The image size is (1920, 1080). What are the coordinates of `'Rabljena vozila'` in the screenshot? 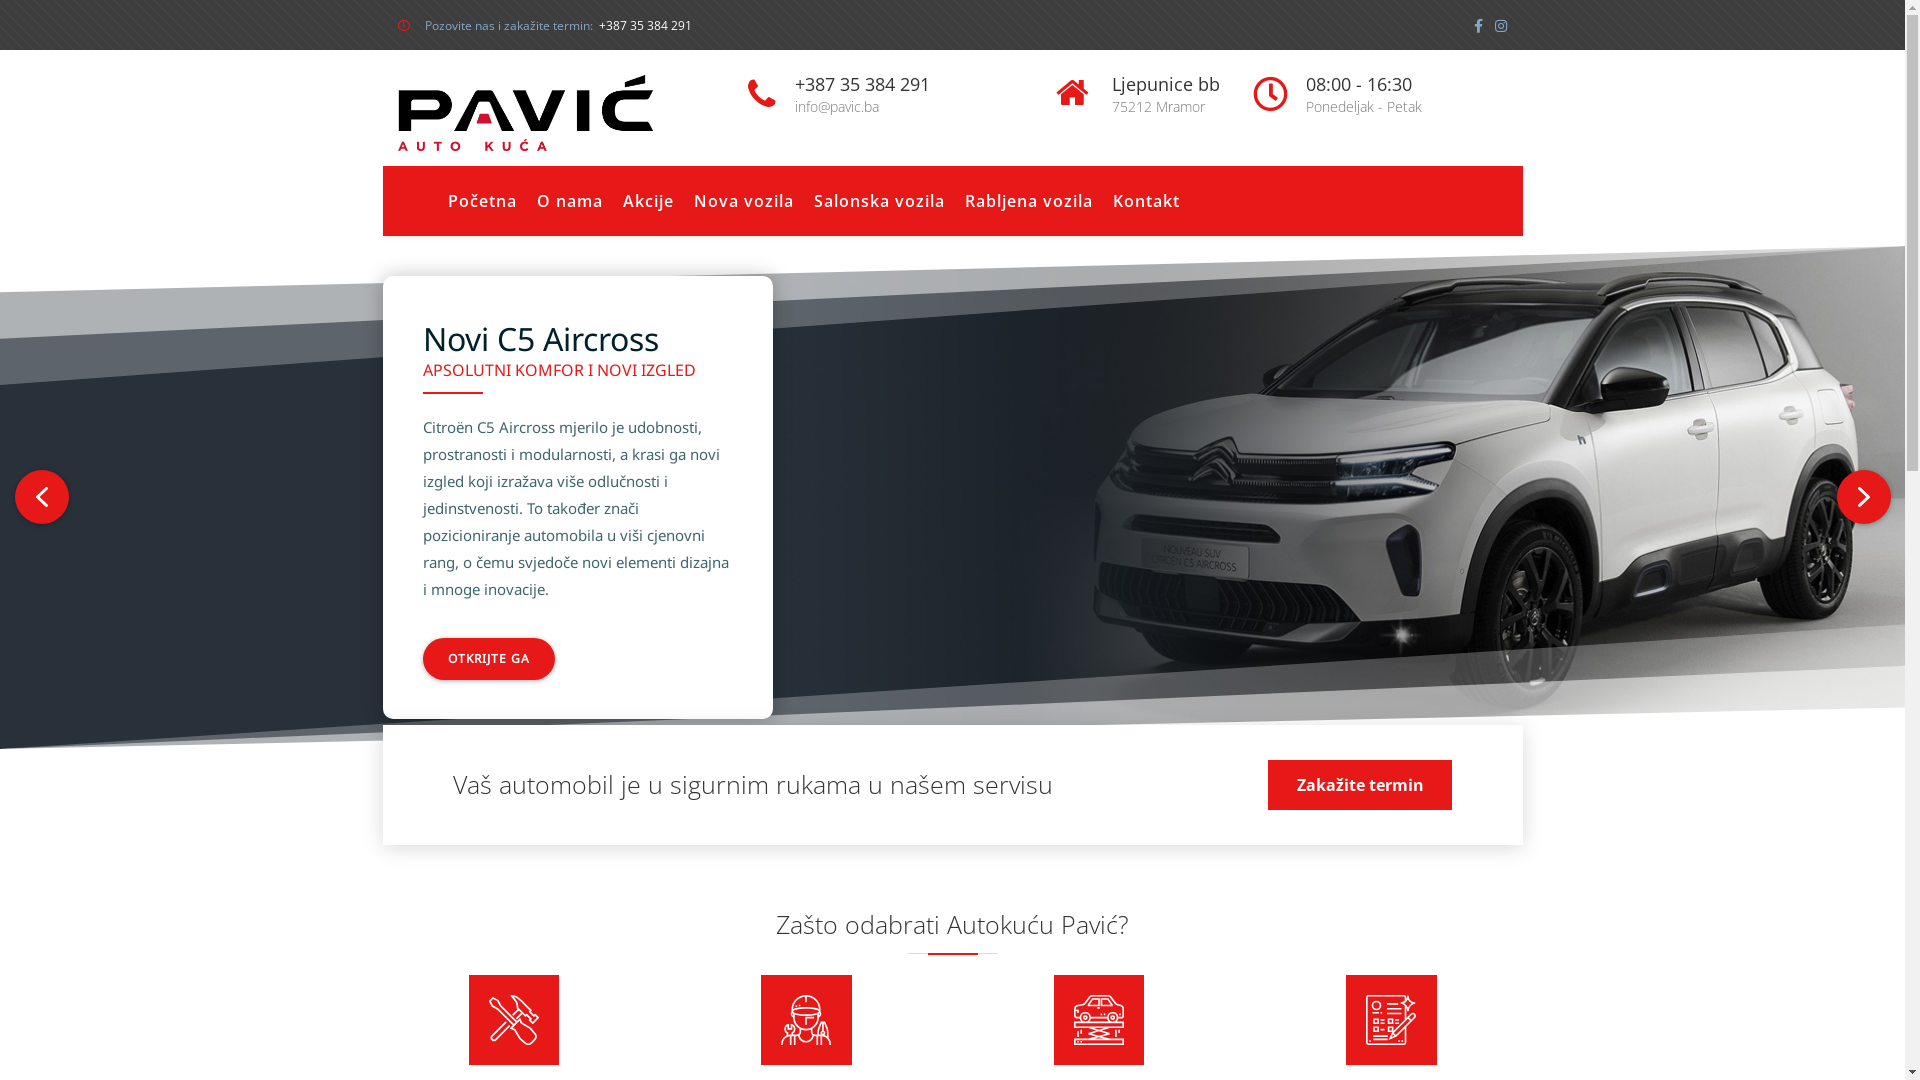 It's located at (1027, 200).